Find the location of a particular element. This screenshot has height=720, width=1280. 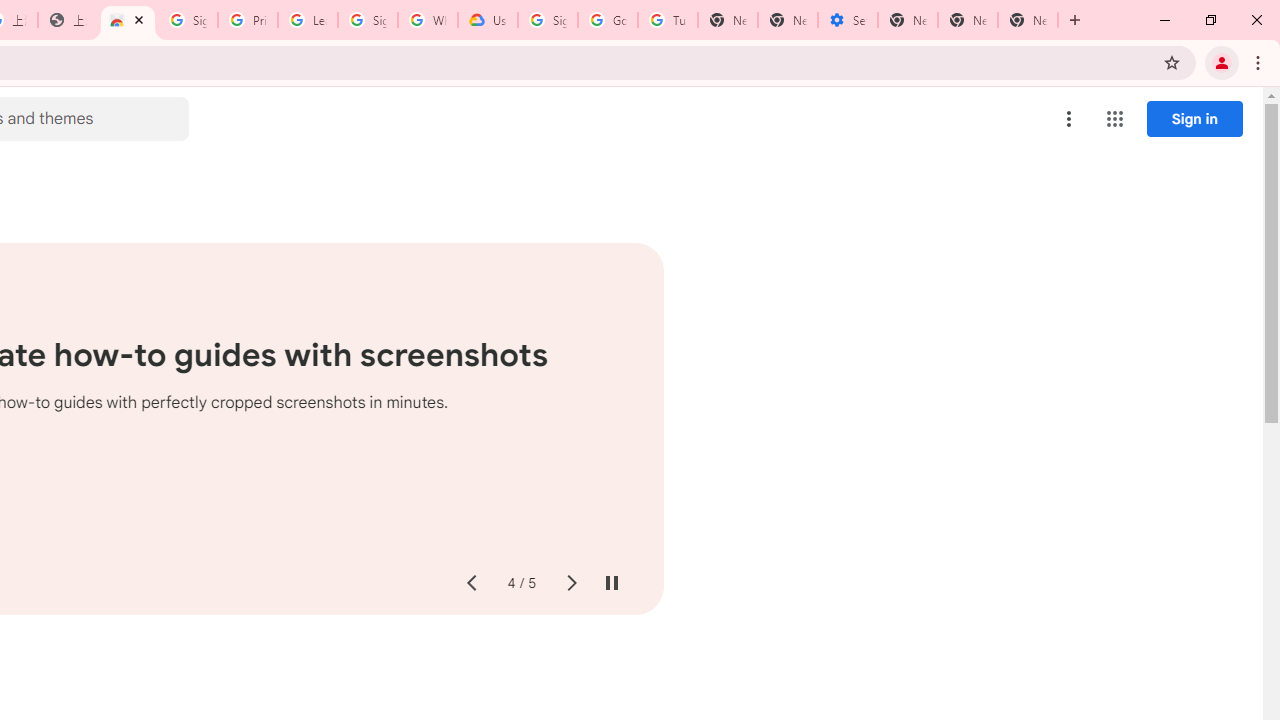

'Settings - Addresses and more' is located at coordinates (848, 20).